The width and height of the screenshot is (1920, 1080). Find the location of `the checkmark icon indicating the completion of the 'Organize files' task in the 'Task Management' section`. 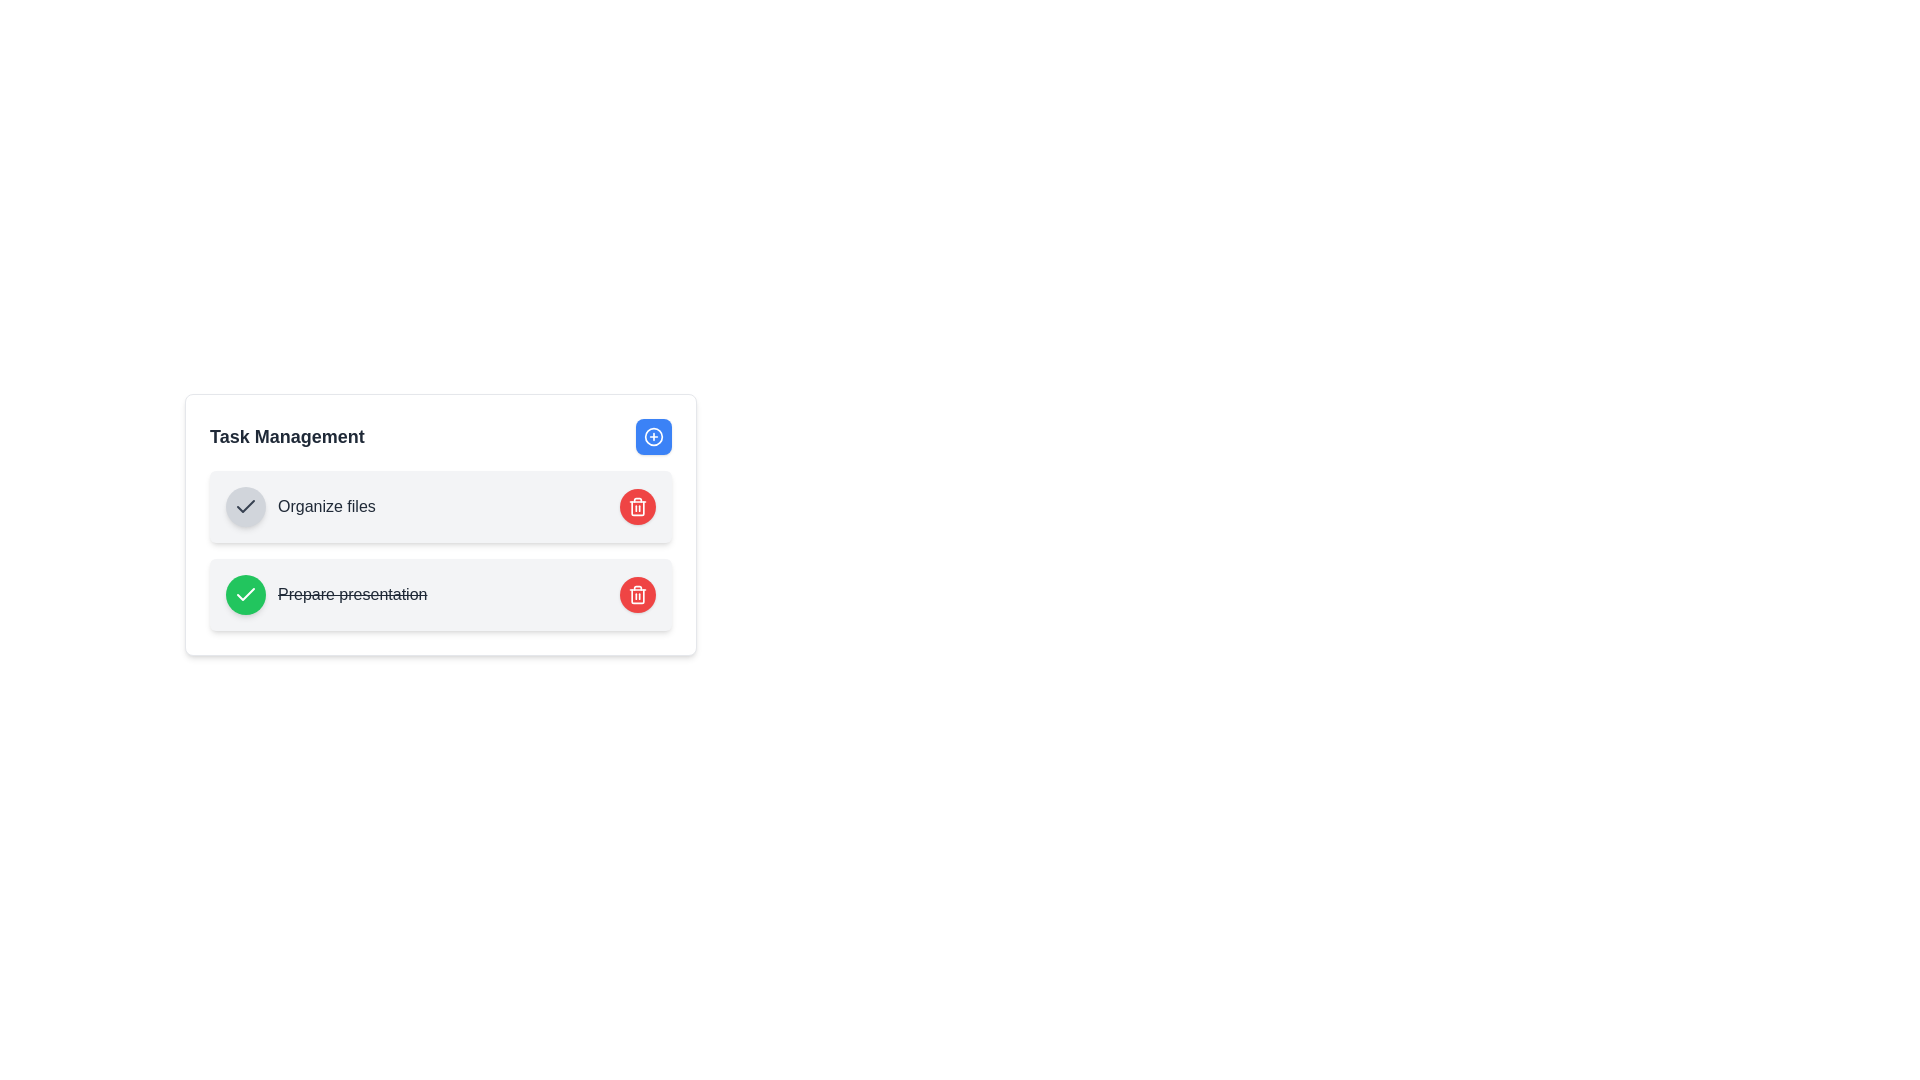

the checkmark icon indicating the completion of the 'Organize files' task in the 'Task Management' section is located at coordinates (244, 505).